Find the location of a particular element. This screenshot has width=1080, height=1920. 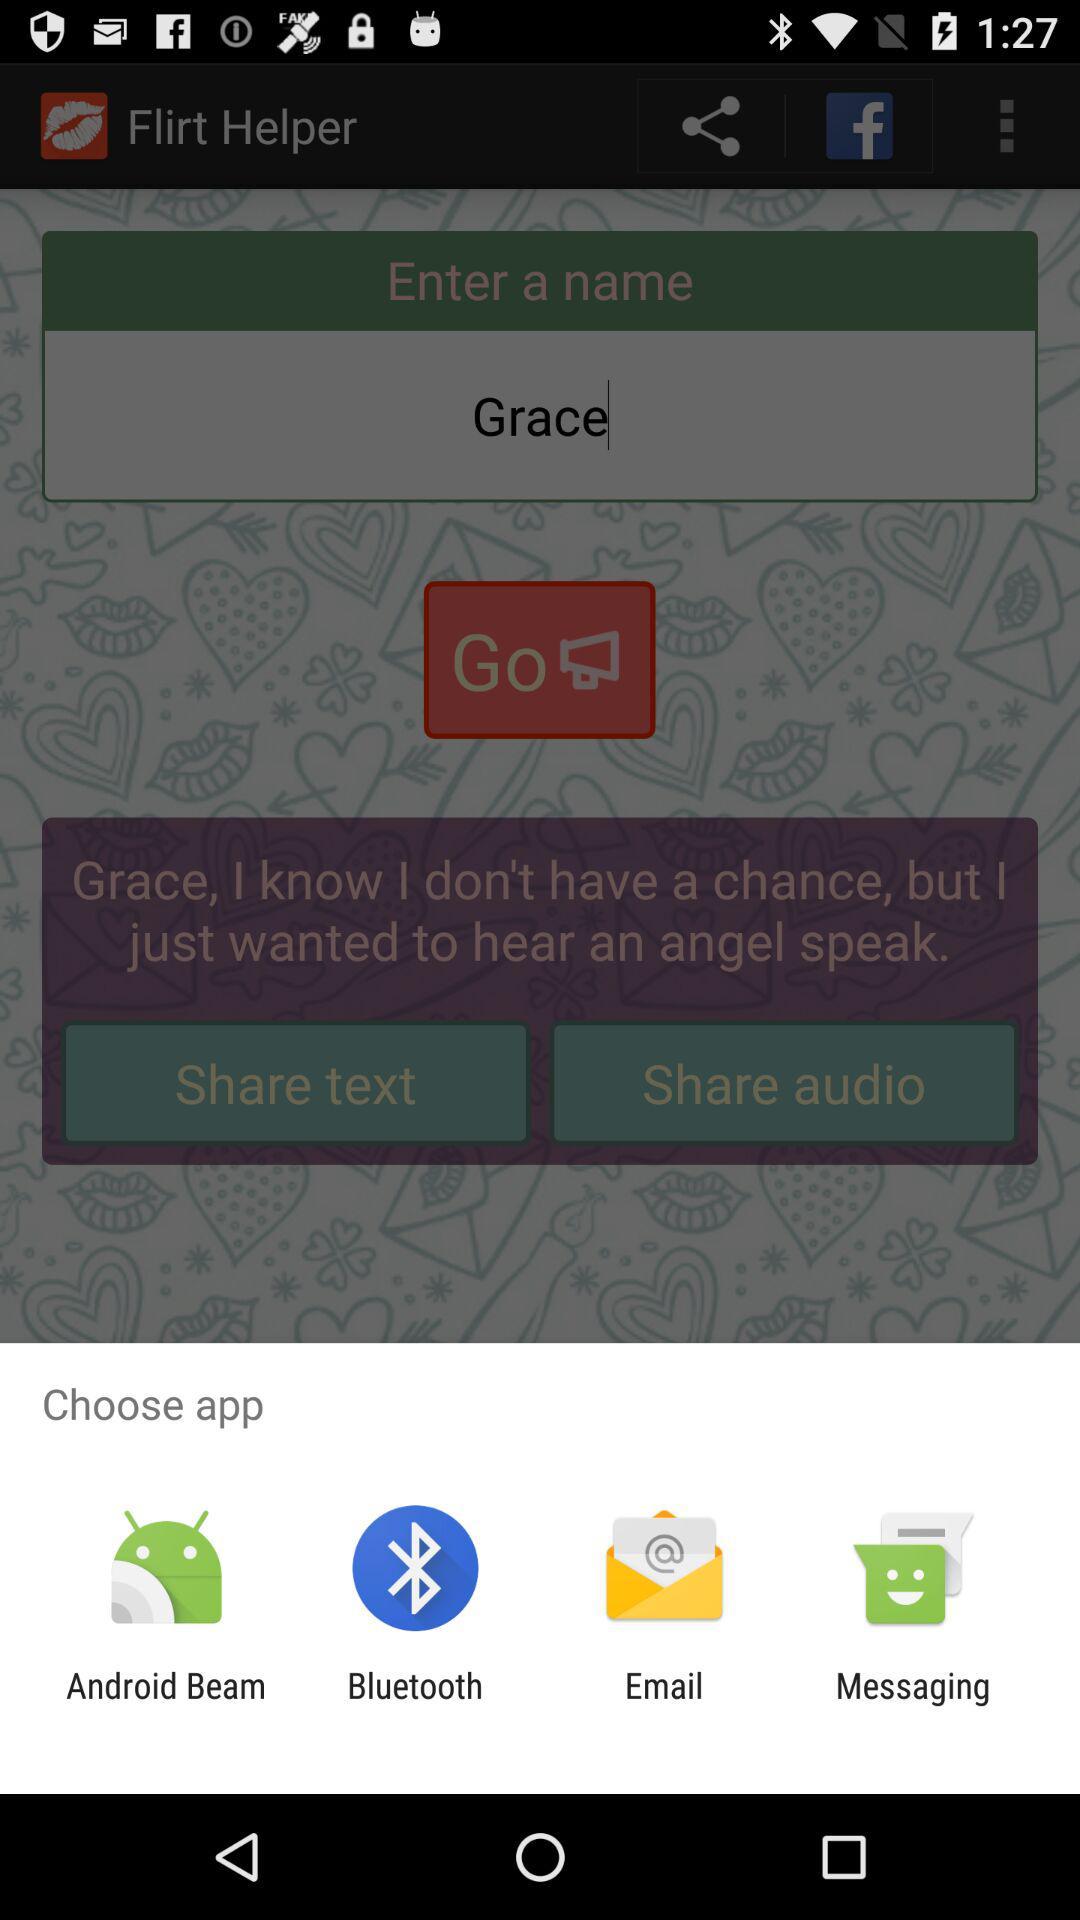

email icon is located at coordinates (664, 1705).